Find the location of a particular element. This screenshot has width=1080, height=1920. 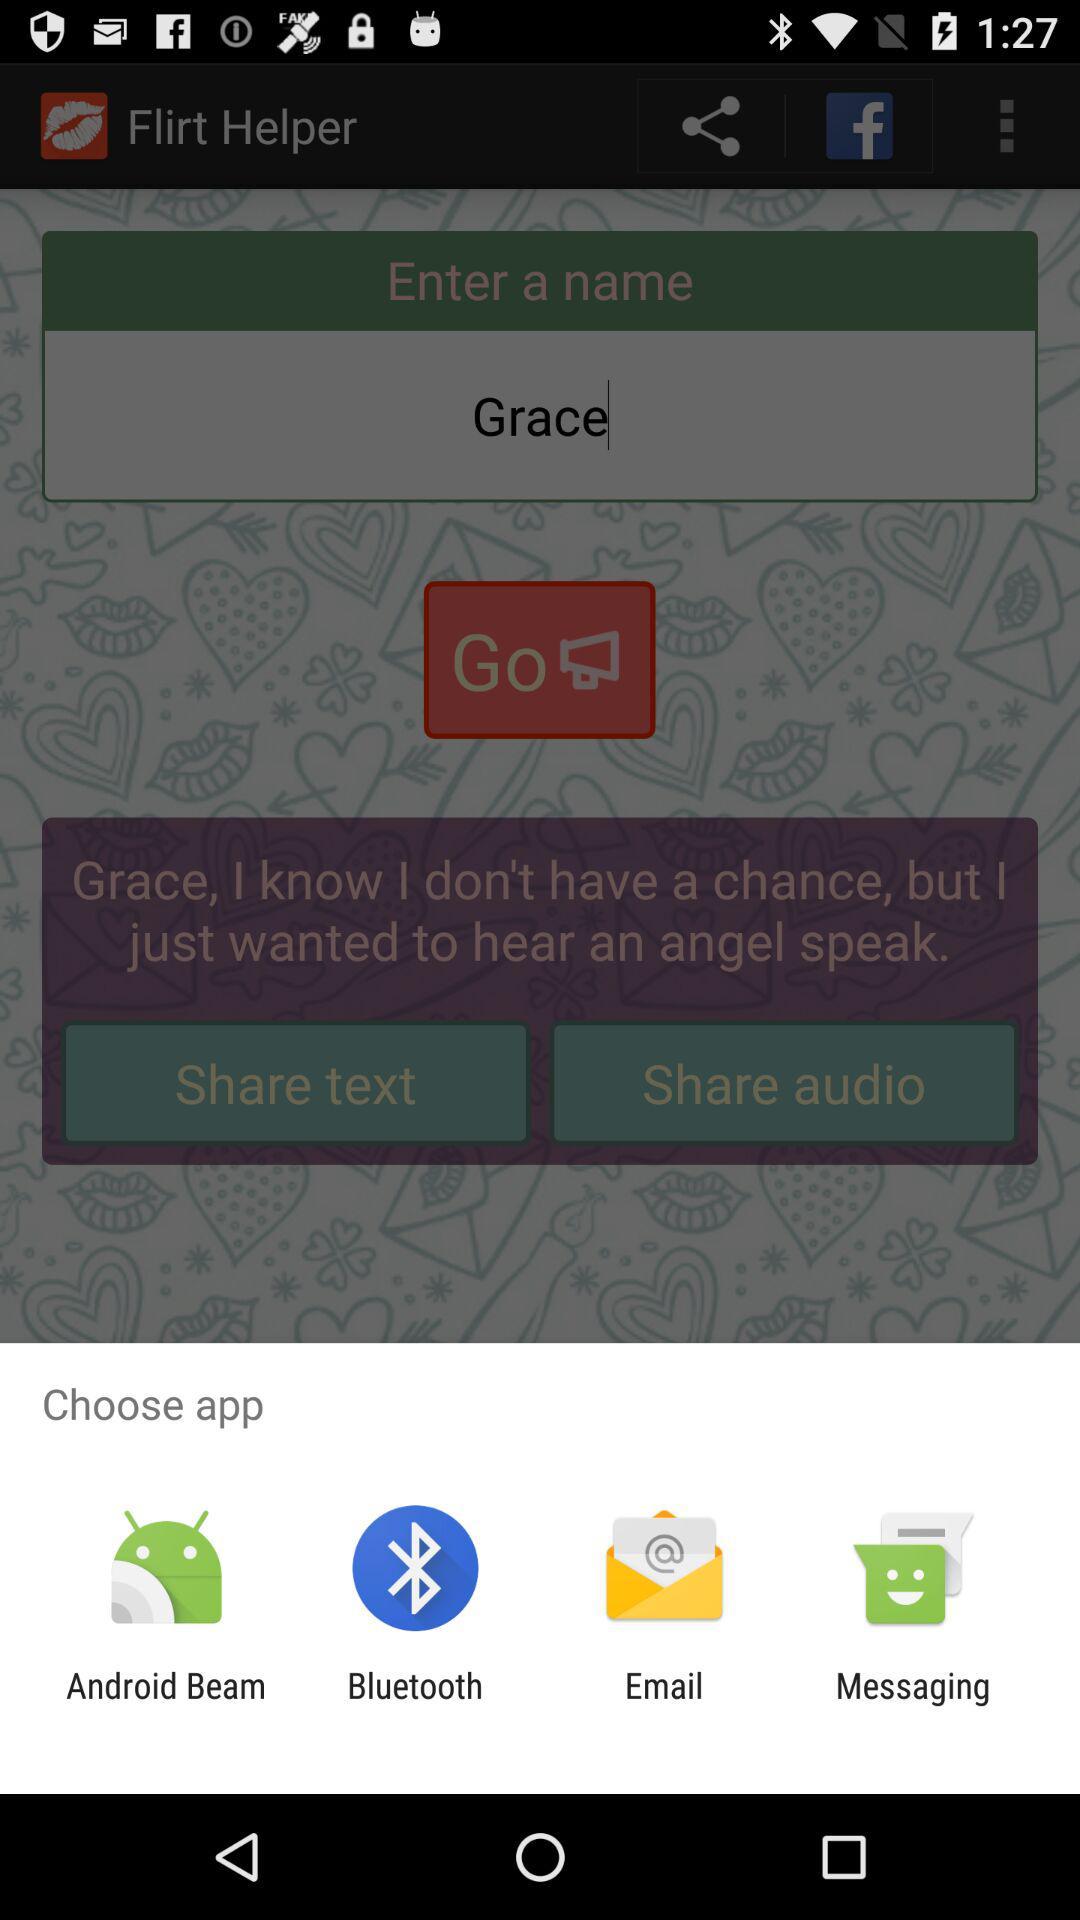

email icon is located at coordinates (664, 1705).